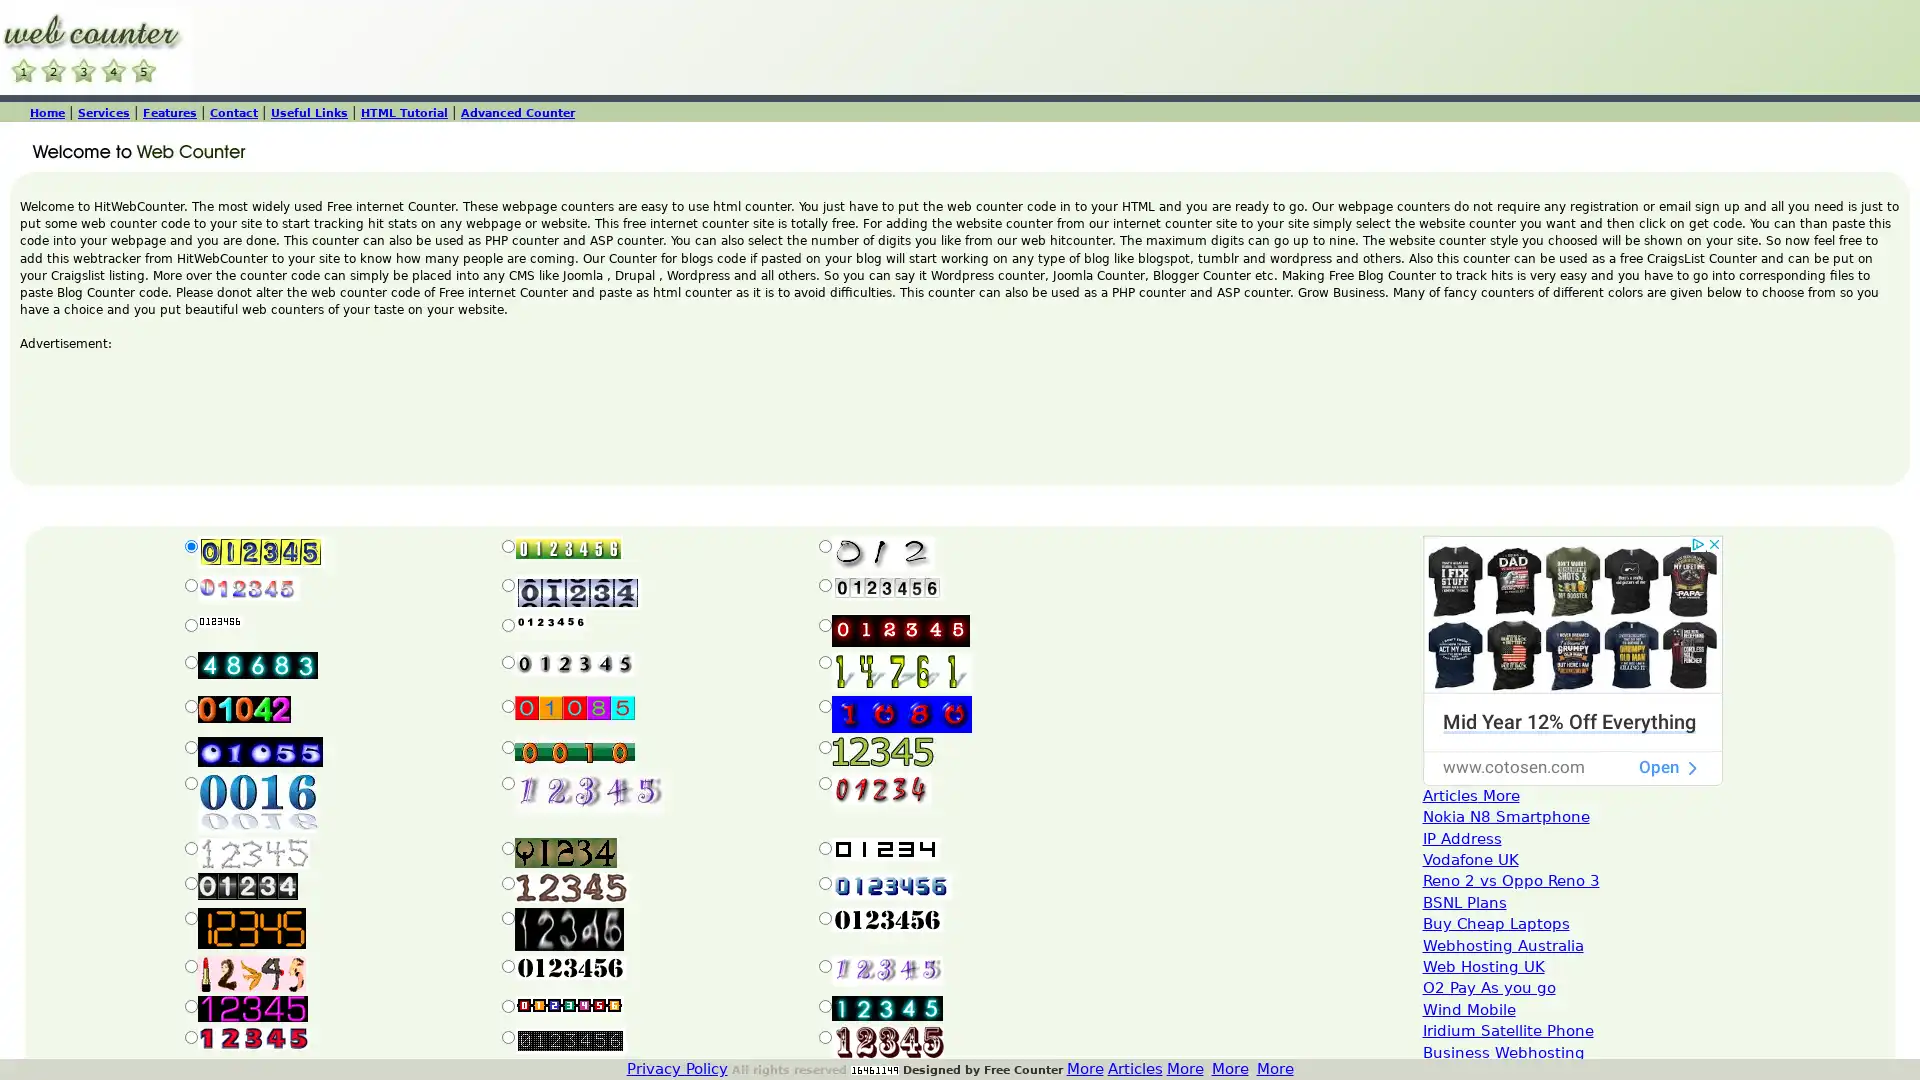 The height and width of the screenshot is (1080, 1920). Describe the element at coordinates (886, 920) in the screenshot. I see `Submit` at that location.